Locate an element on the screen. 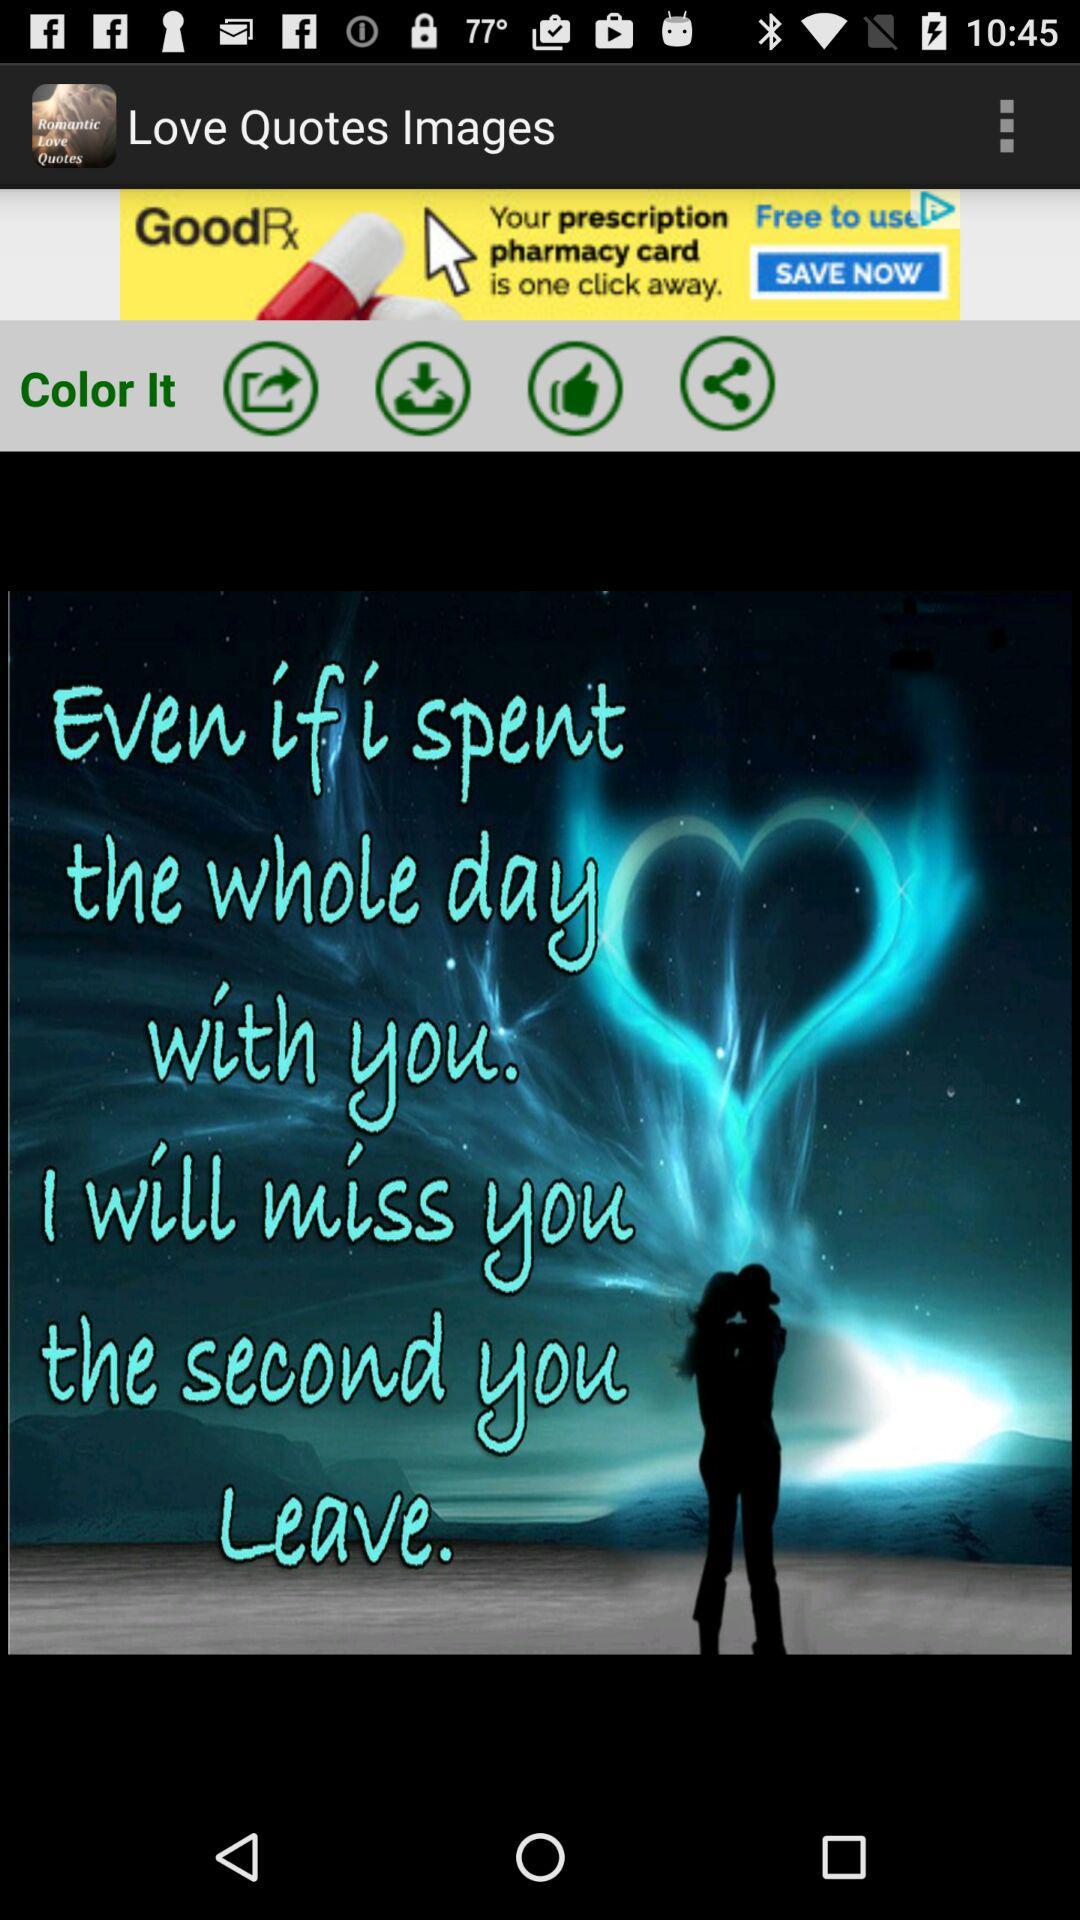  advertisement link to different site is located at coordinates (540, 253).